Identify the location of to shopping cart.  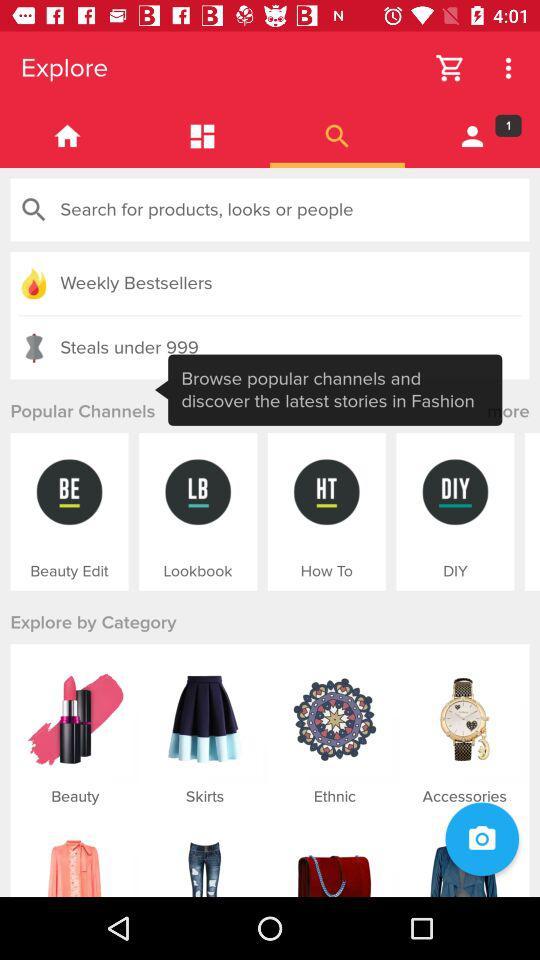
(450, 68).